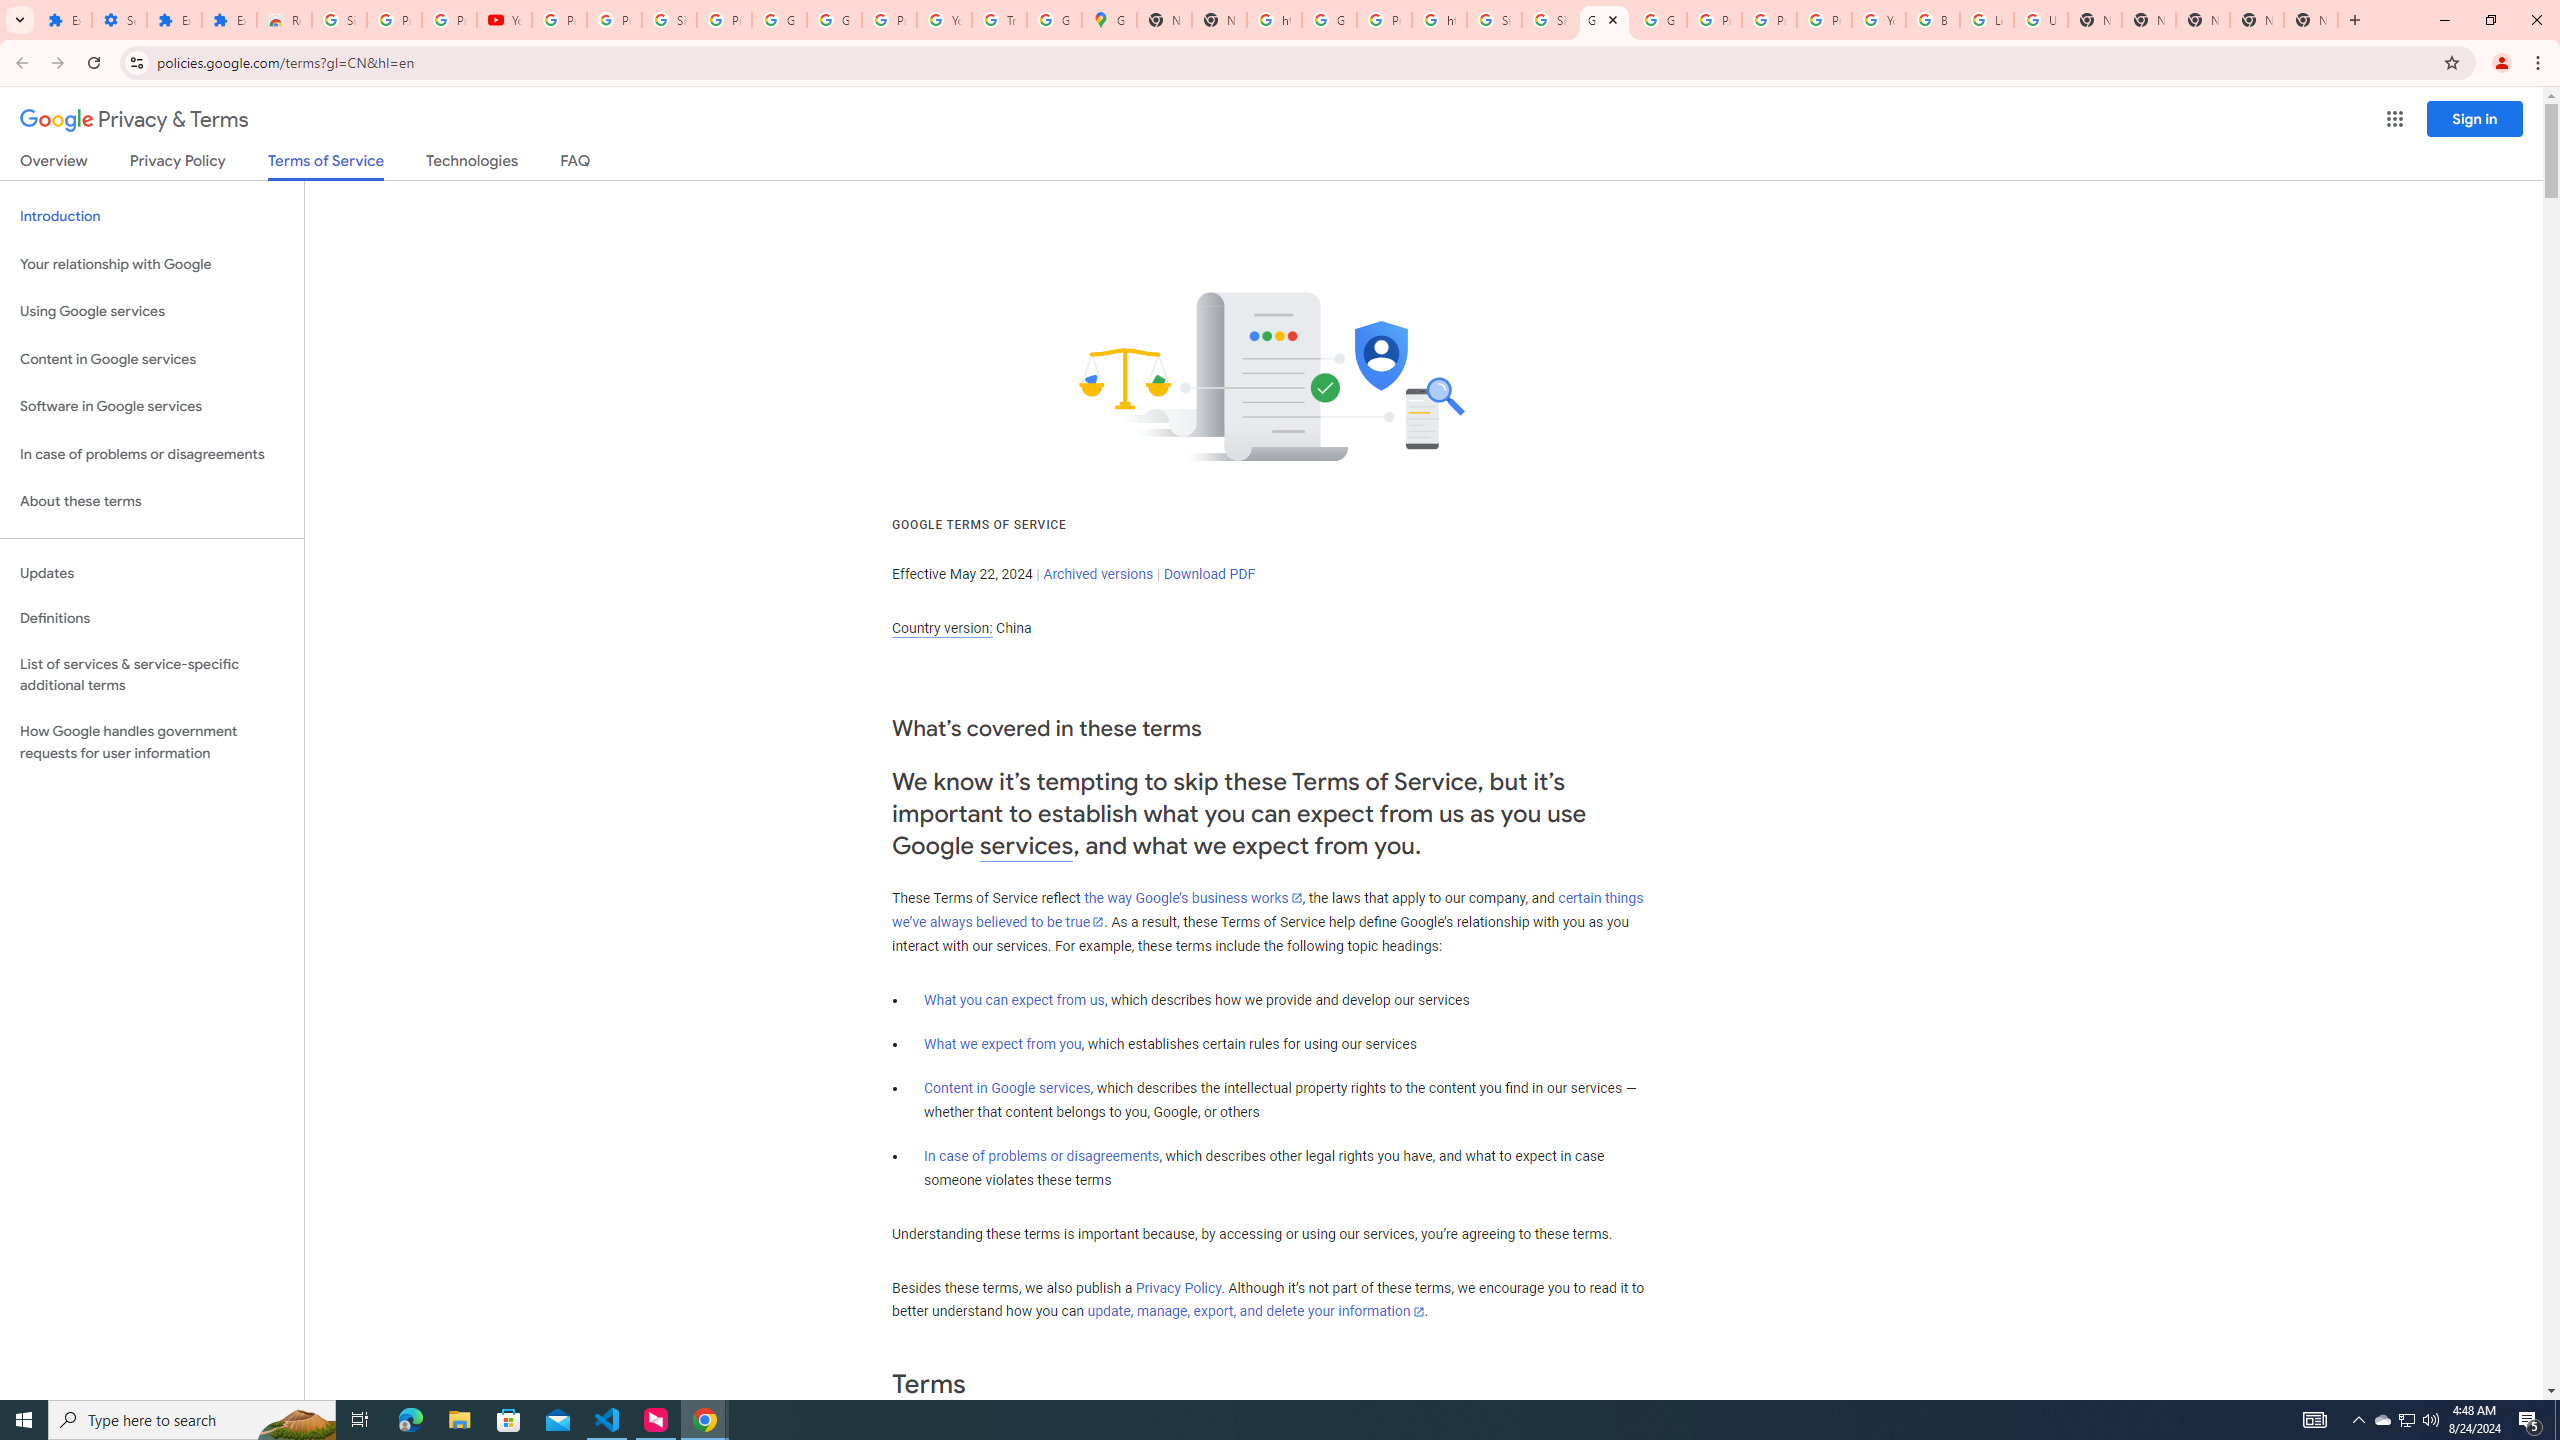  Describe the element at coordinates (151, 674) in the screenshot. I see `'List of services & service-specific additional terms'` at that location.